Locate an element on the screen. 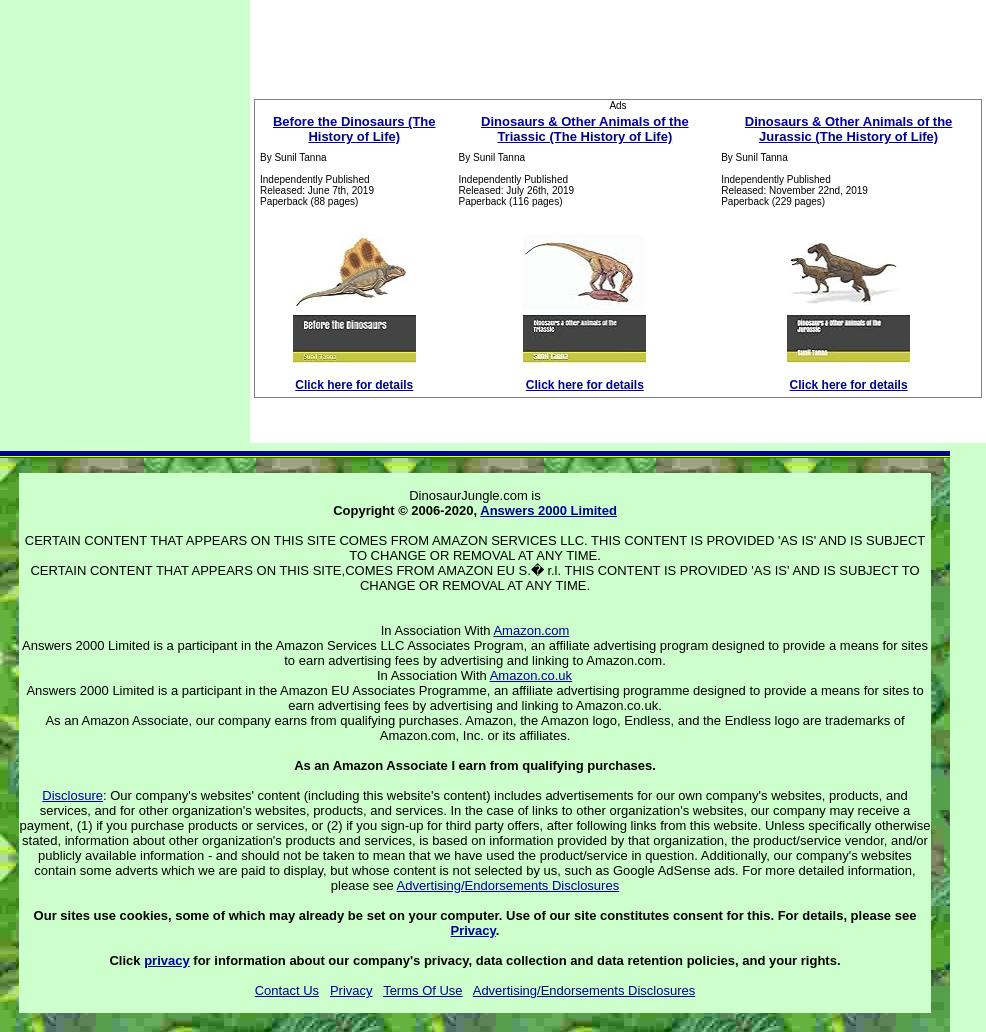  'As an Amazon Associate, our company earns from qualifying purchases. Amazon, the Amazon logo, Endless, and the Endless logo are trademarks of Amazon.com, Inc. or its affiliates.' is located at coordinates (474, 726).